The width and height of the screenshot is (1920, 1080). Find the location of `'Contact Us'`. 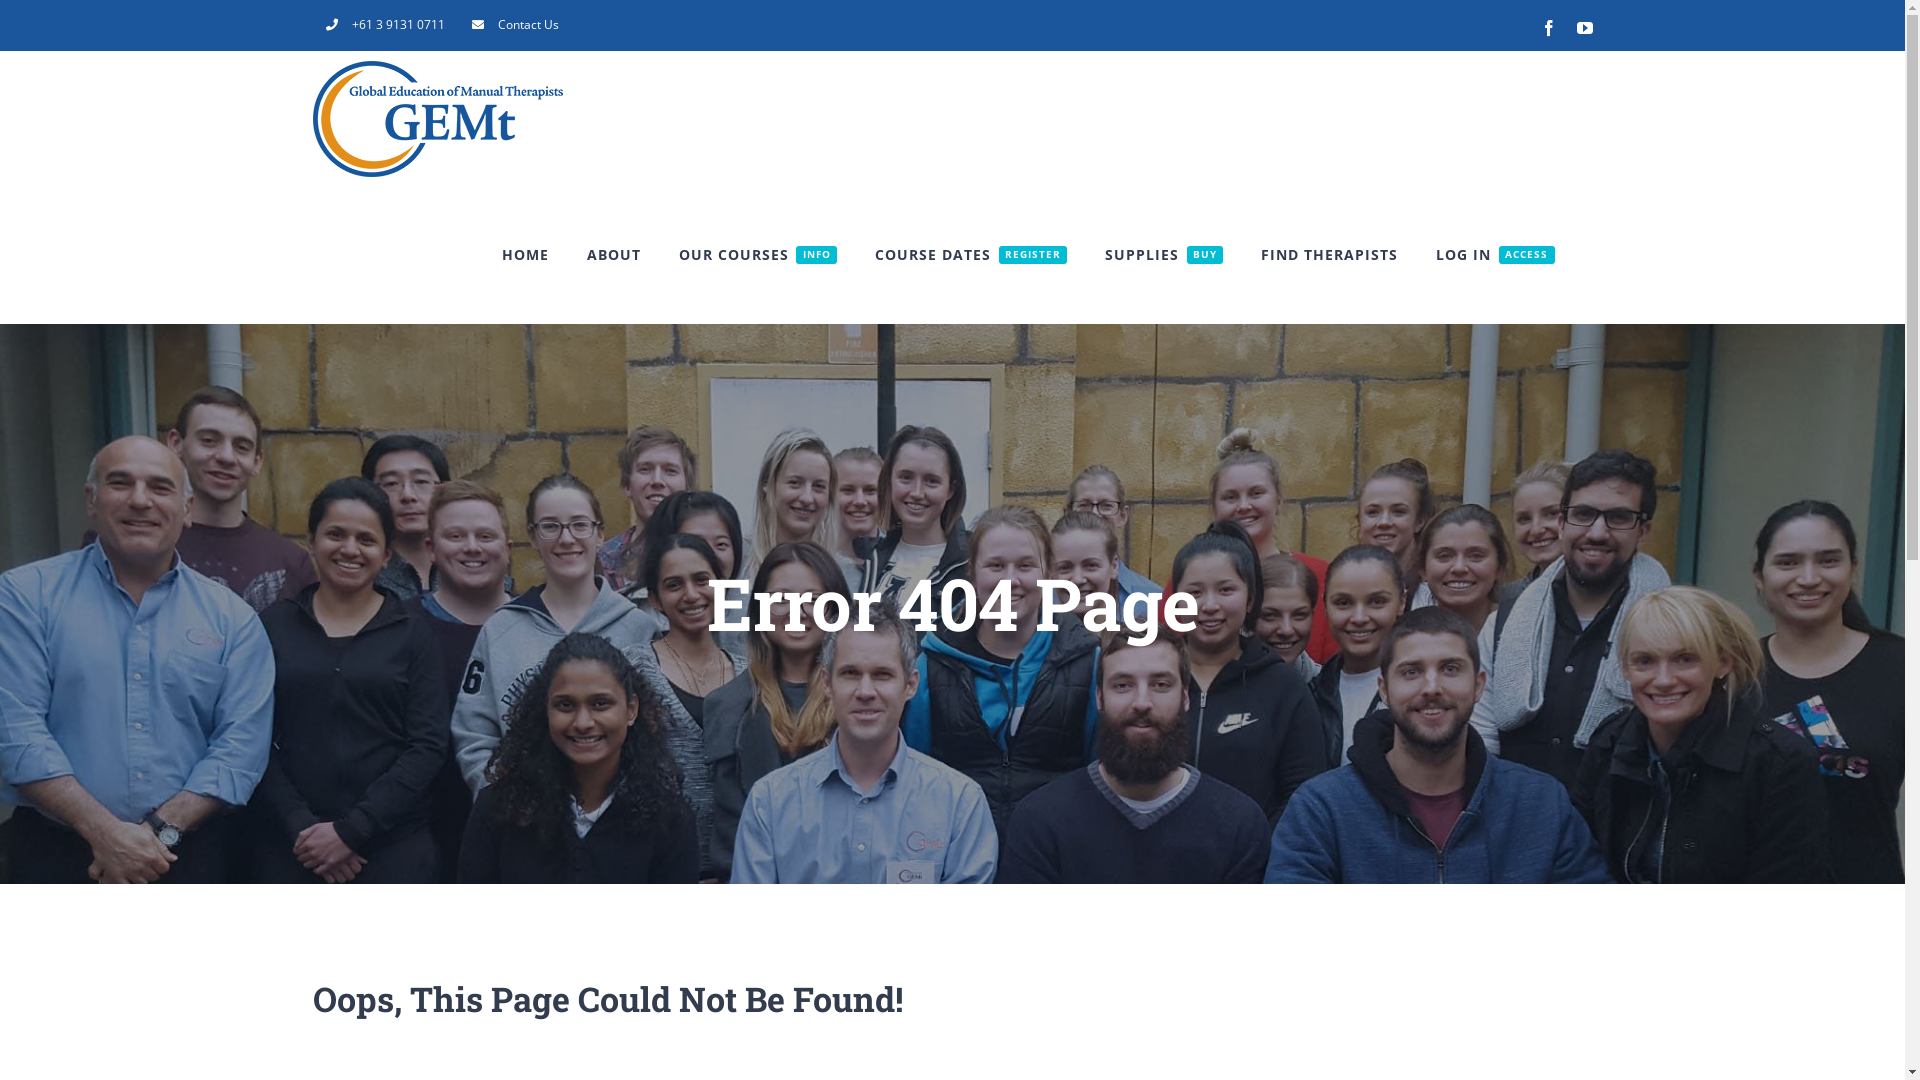

'Contact Us' is located at coordinates (514, 24).